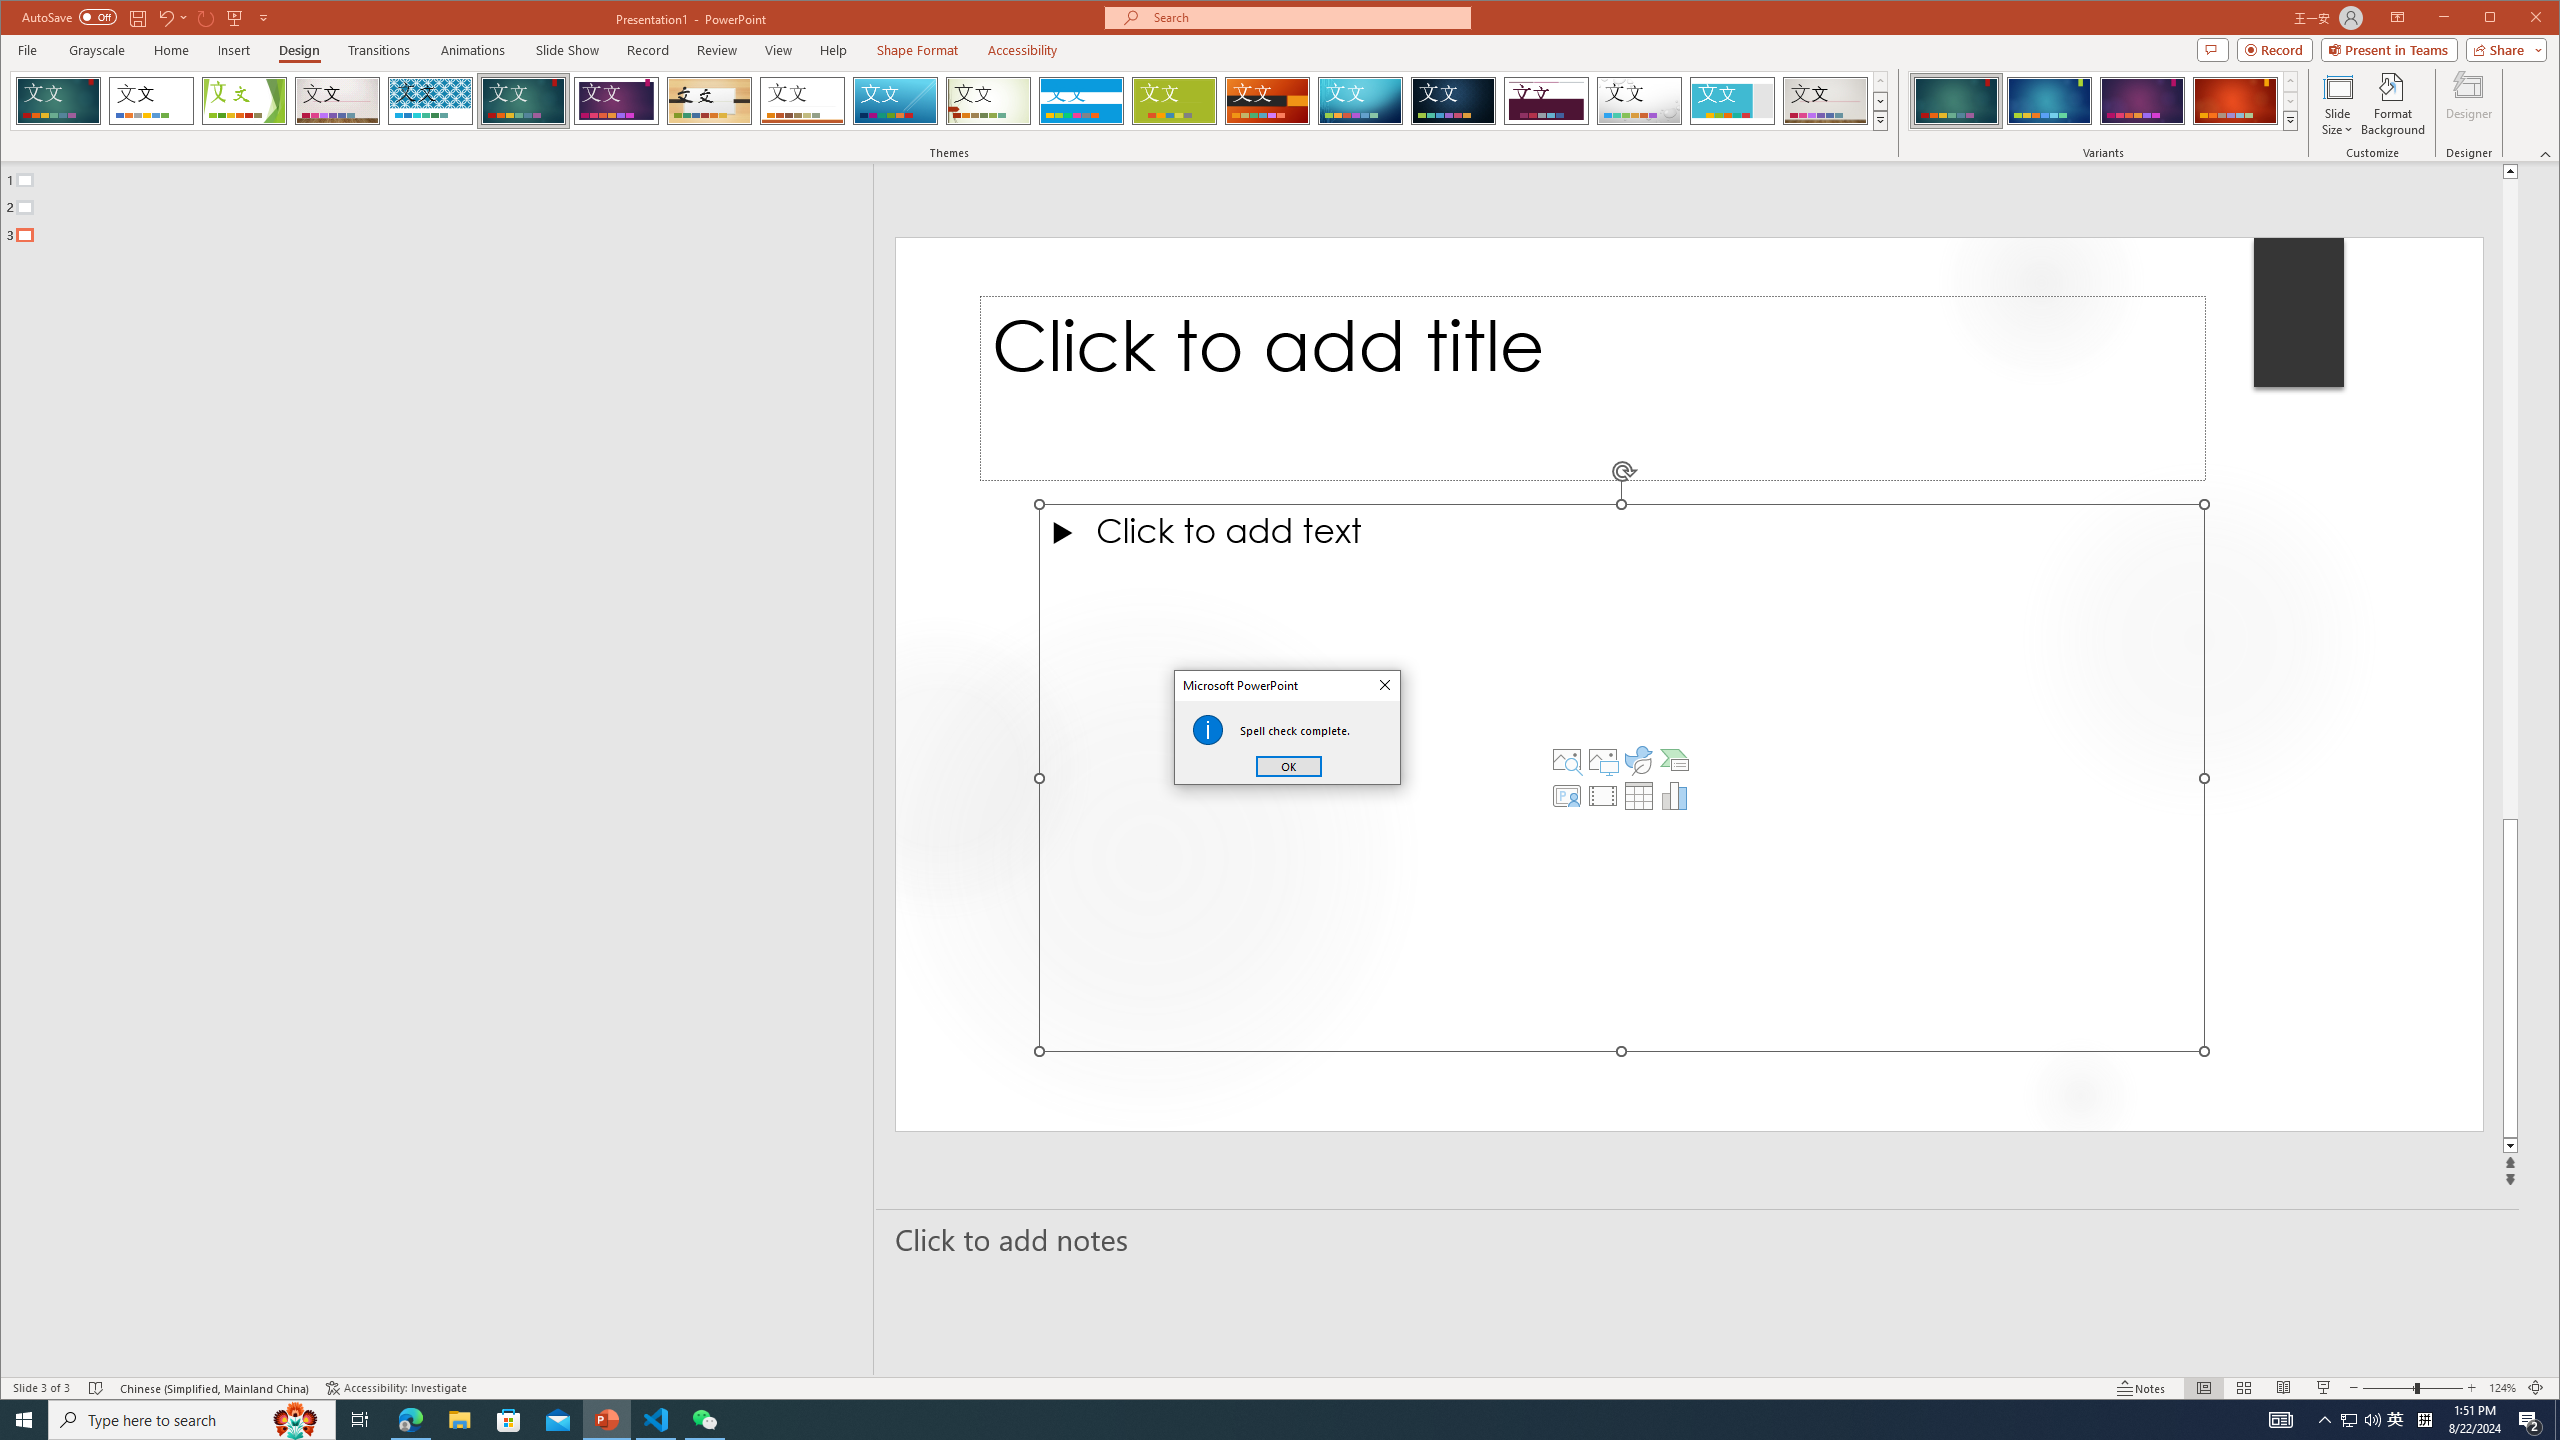 Image resolution: width=2560 pixels, height=1440 pixels. What do you see at coordinates (1602, 796) in the screenshot?
I see `'Insert Video'` at bounding box center [1602, 796].